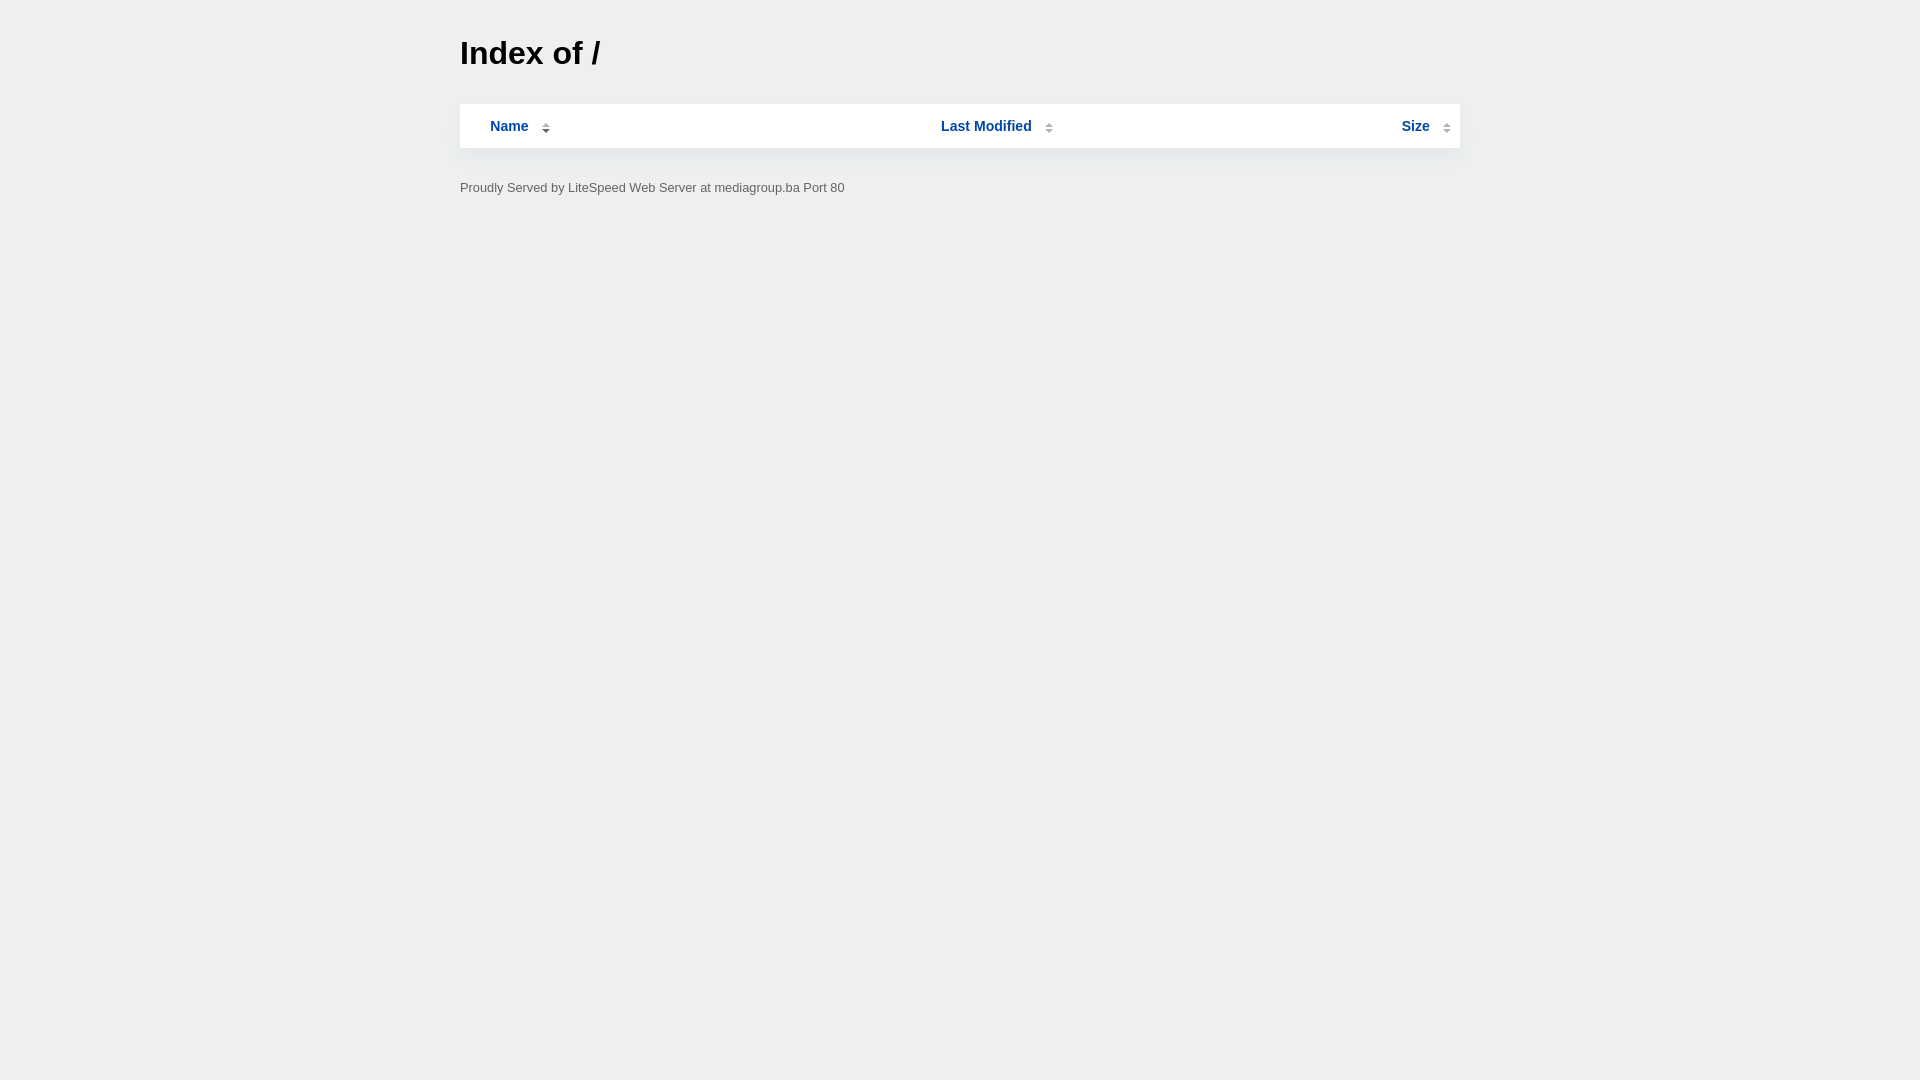 The height and width of the screenshot is (1080, 1920). What do you see at coordinates (508, 126) in the screenshot?
I see `'Name'` at bounding box center [508, 126].